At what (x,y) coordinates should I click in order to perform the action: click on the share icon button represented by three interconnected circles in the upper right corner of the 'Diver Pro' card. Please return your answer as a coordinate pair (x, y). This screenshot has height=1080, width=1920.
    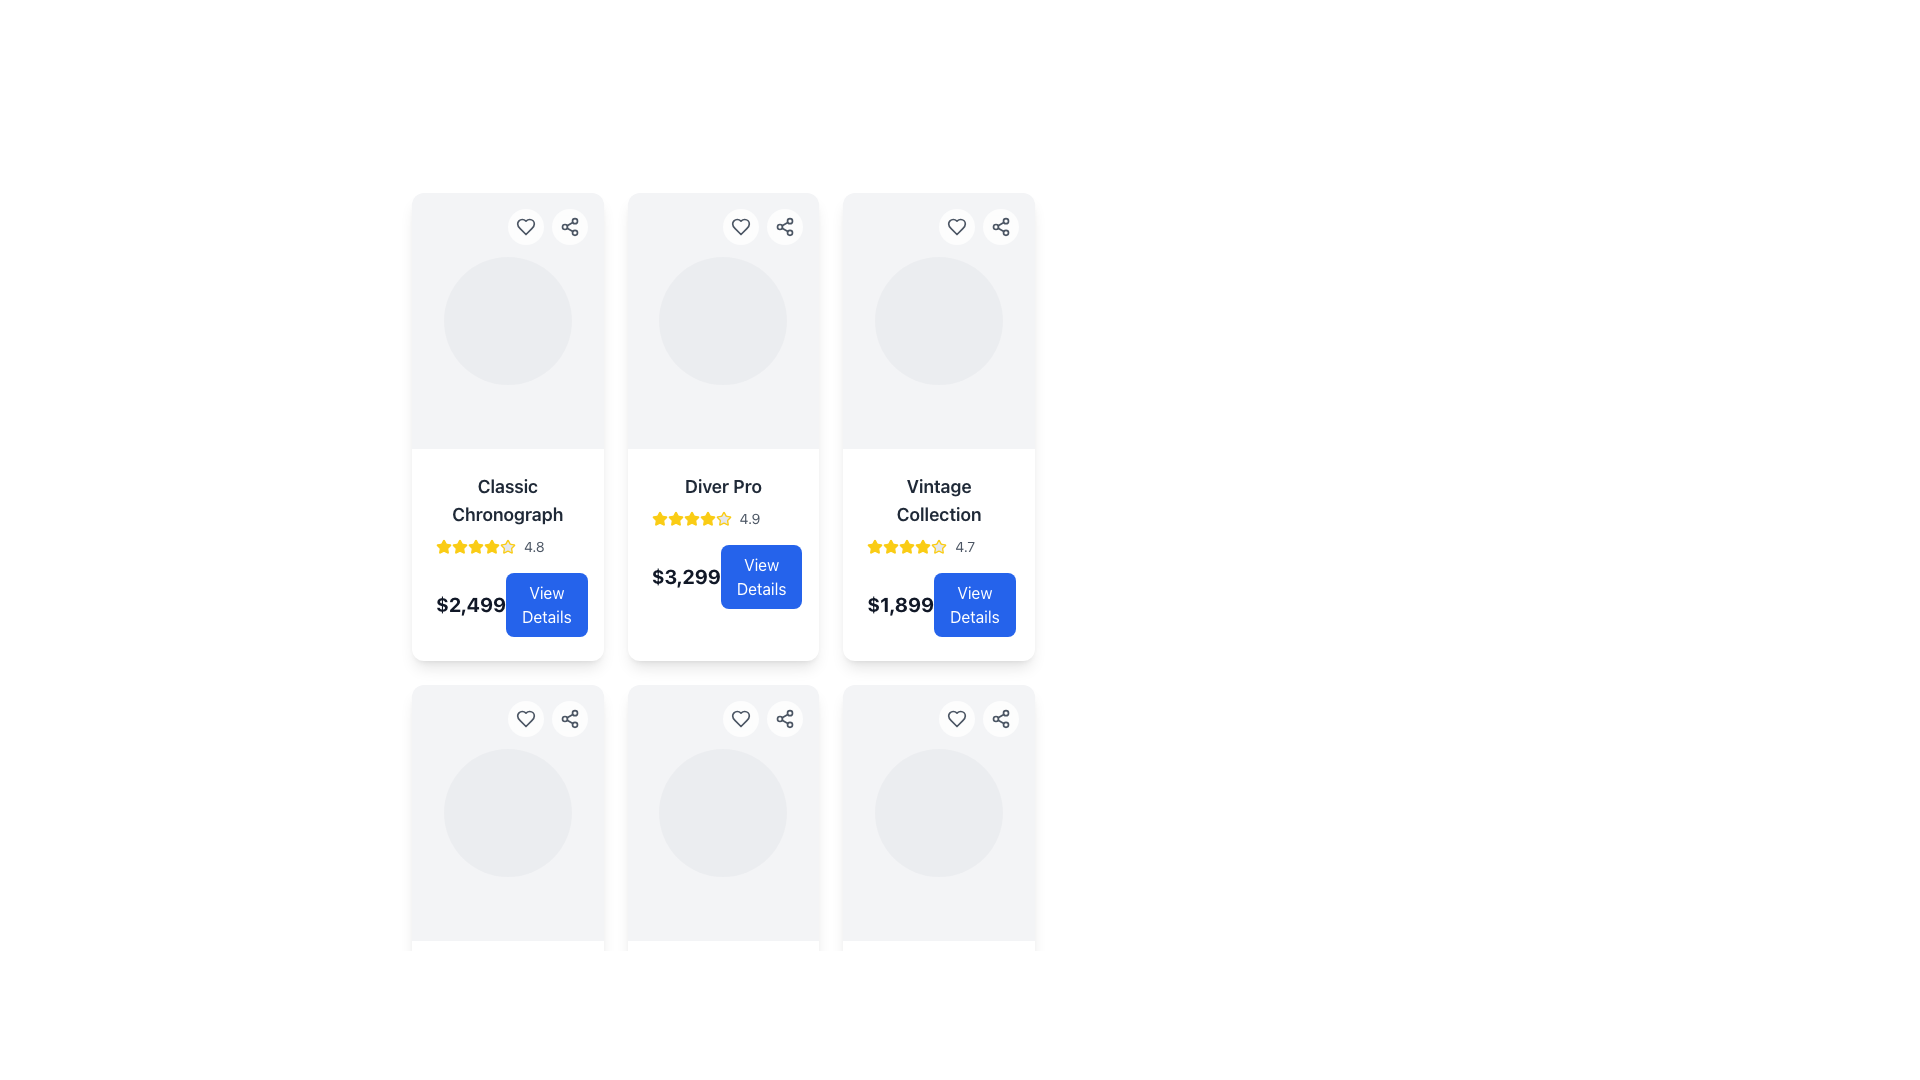
    Looking at the image, I should click on (568, 717).